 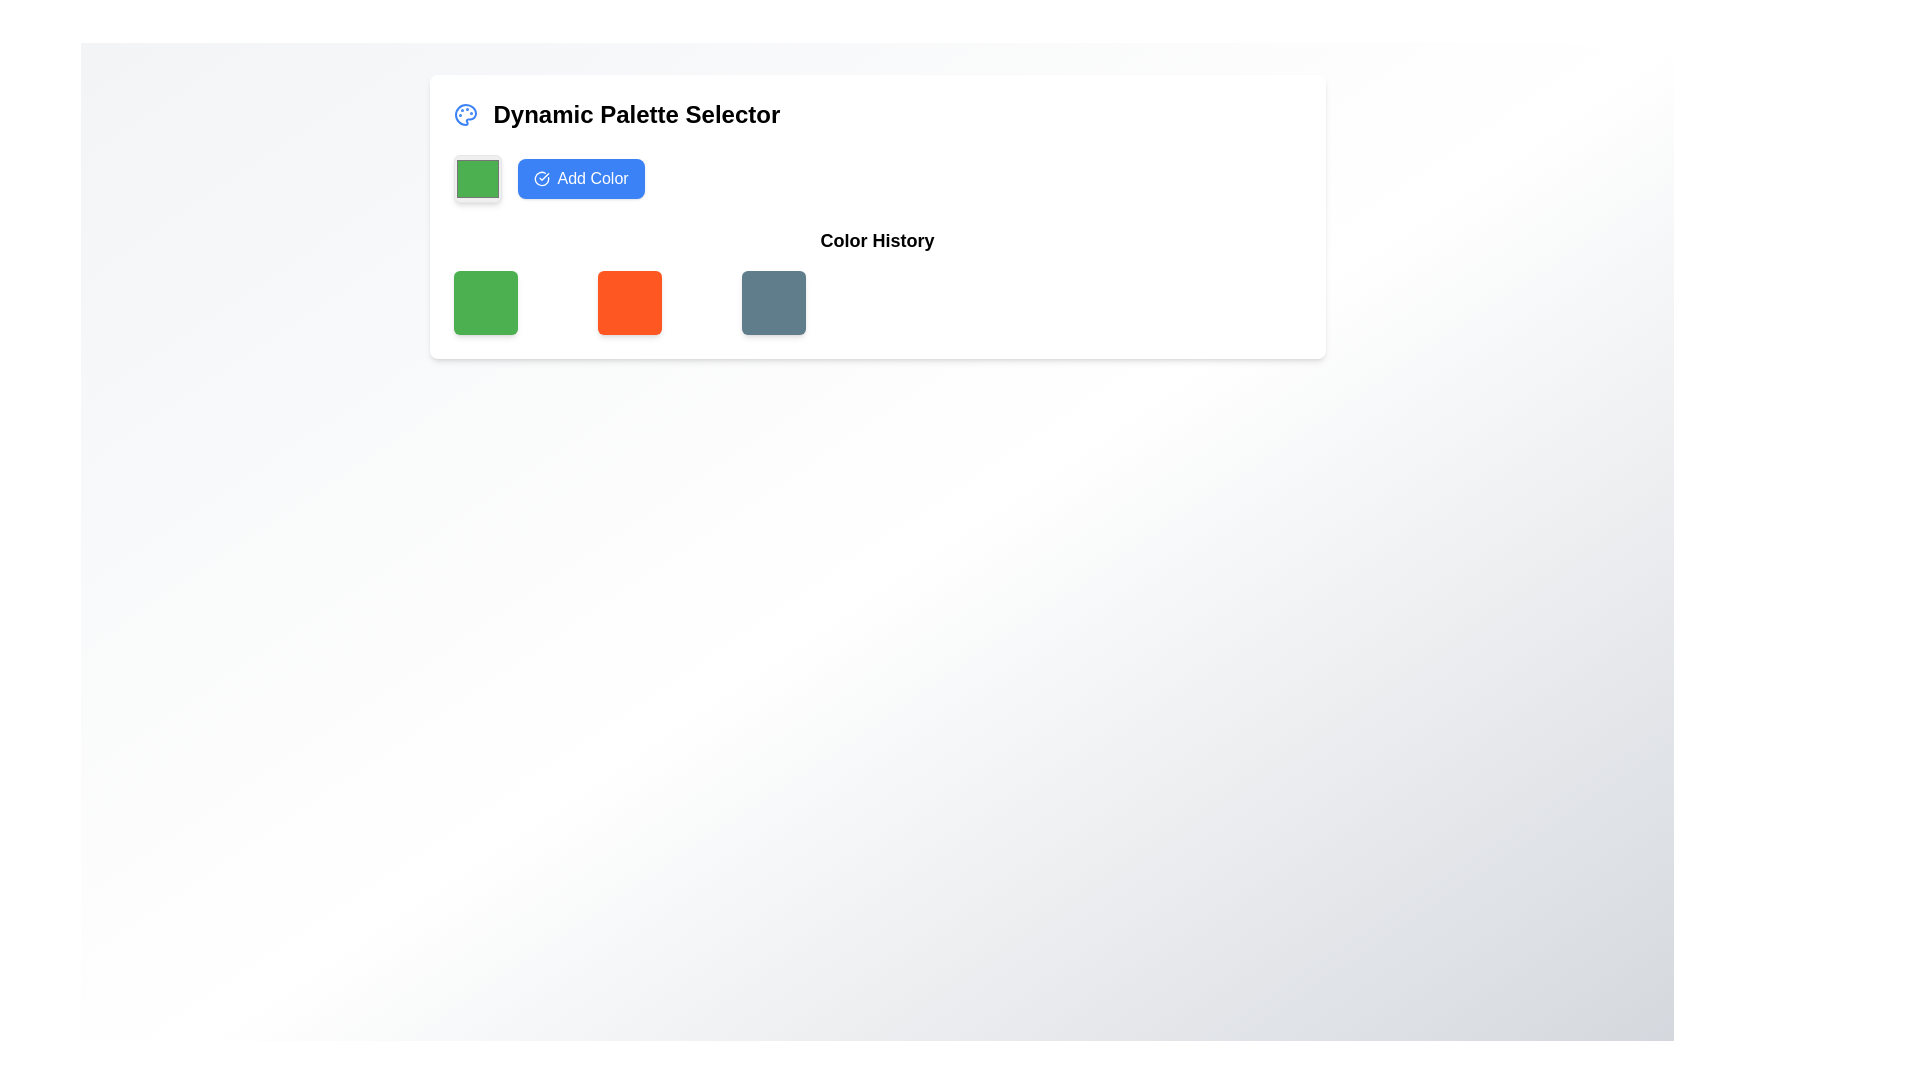 I want to click on the Text Label that serves as a title or header, providing context for the section below, positioned to the right of a small palette icon, so click(x=635, y=115).